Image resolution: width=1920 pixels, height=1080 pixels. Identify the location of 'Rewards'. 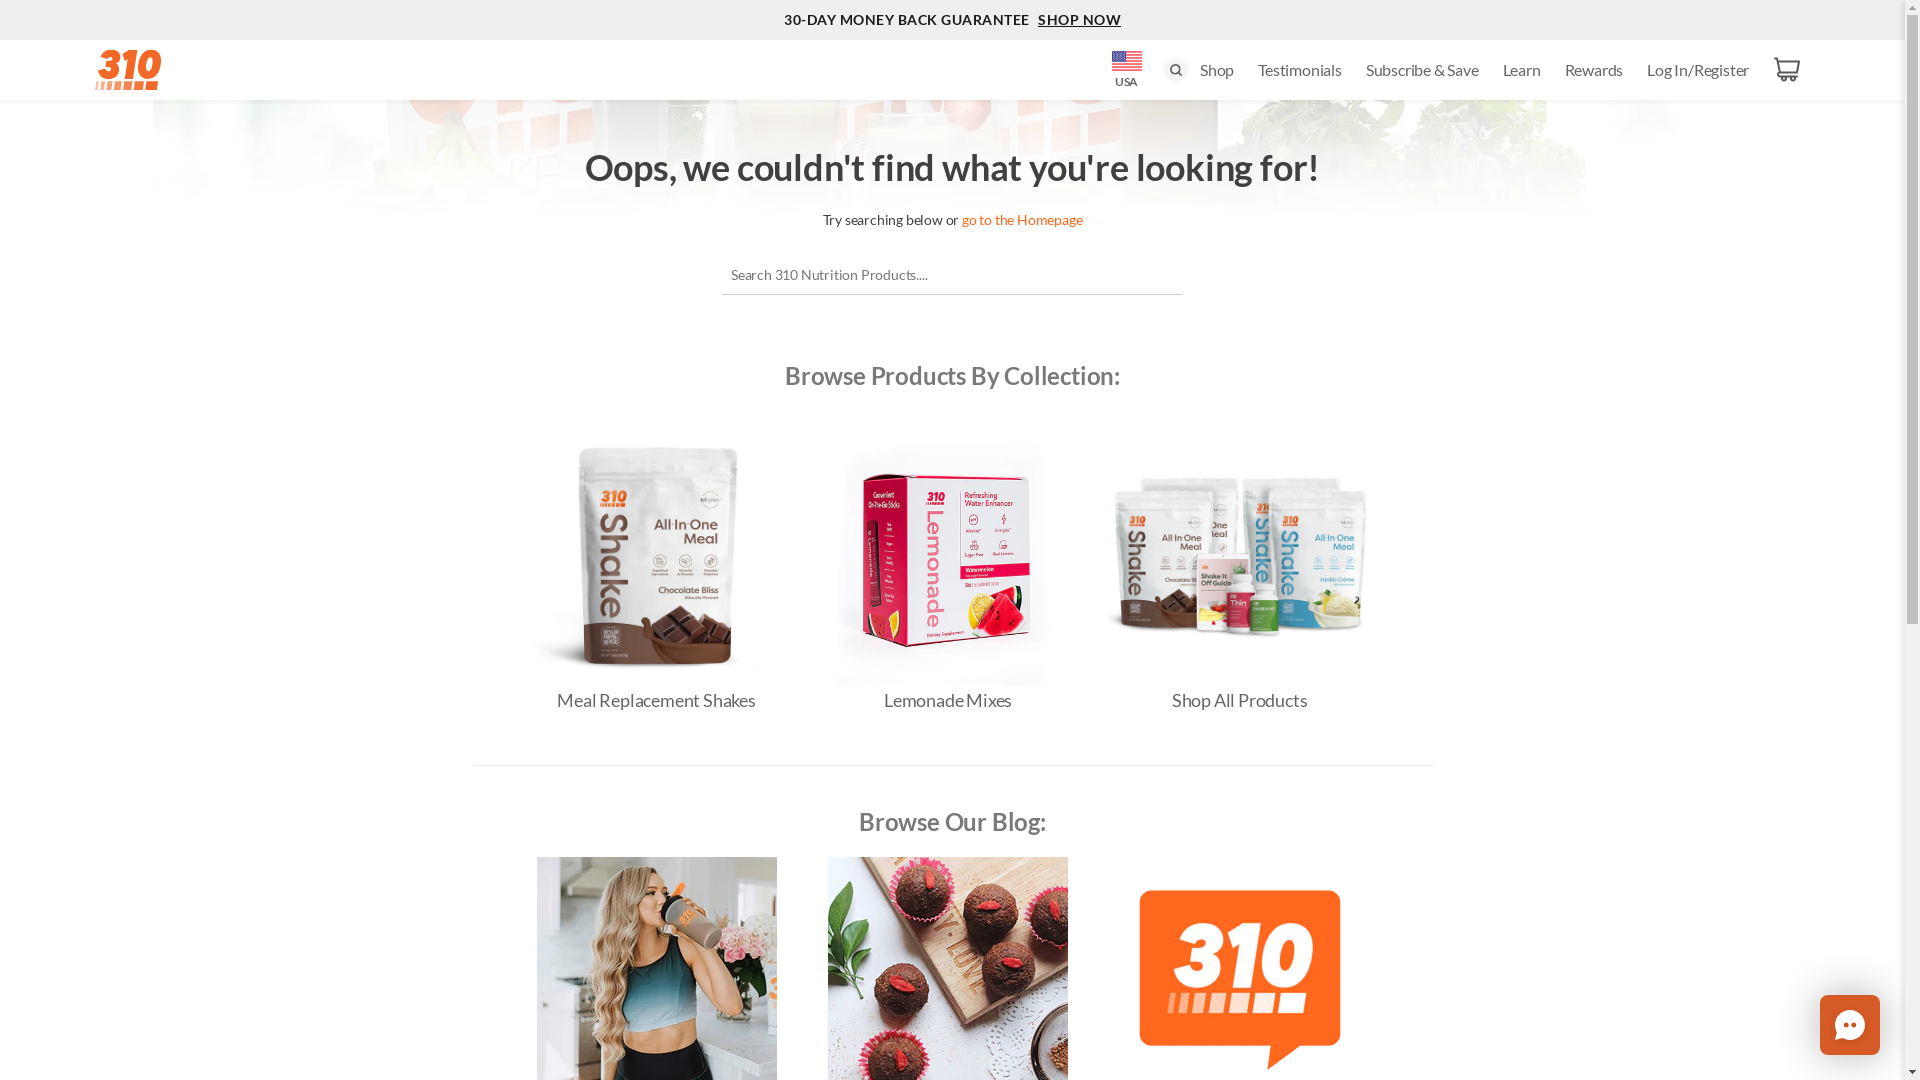
(1593, 68).